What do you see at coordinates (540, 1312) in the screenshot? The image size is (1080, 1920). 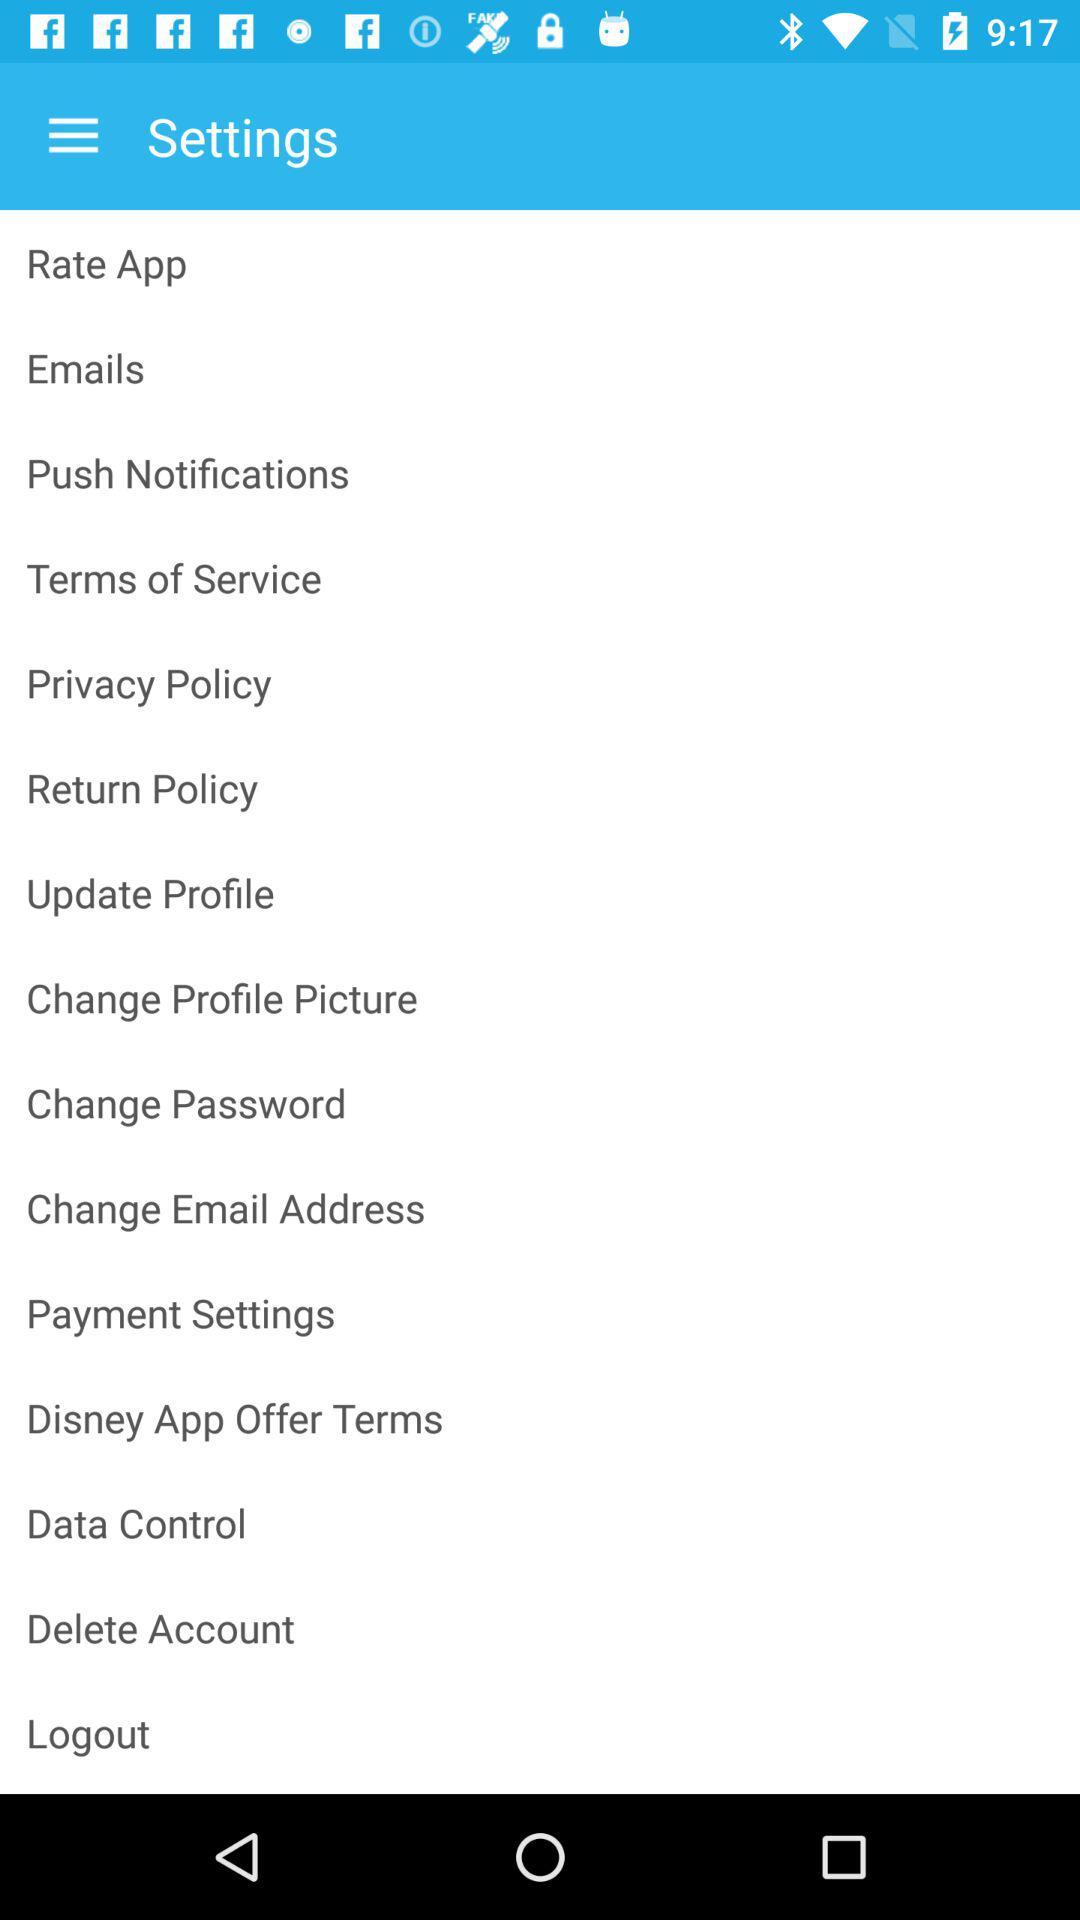 I see `icon below change email address item` at bounding box center [540, 1312].